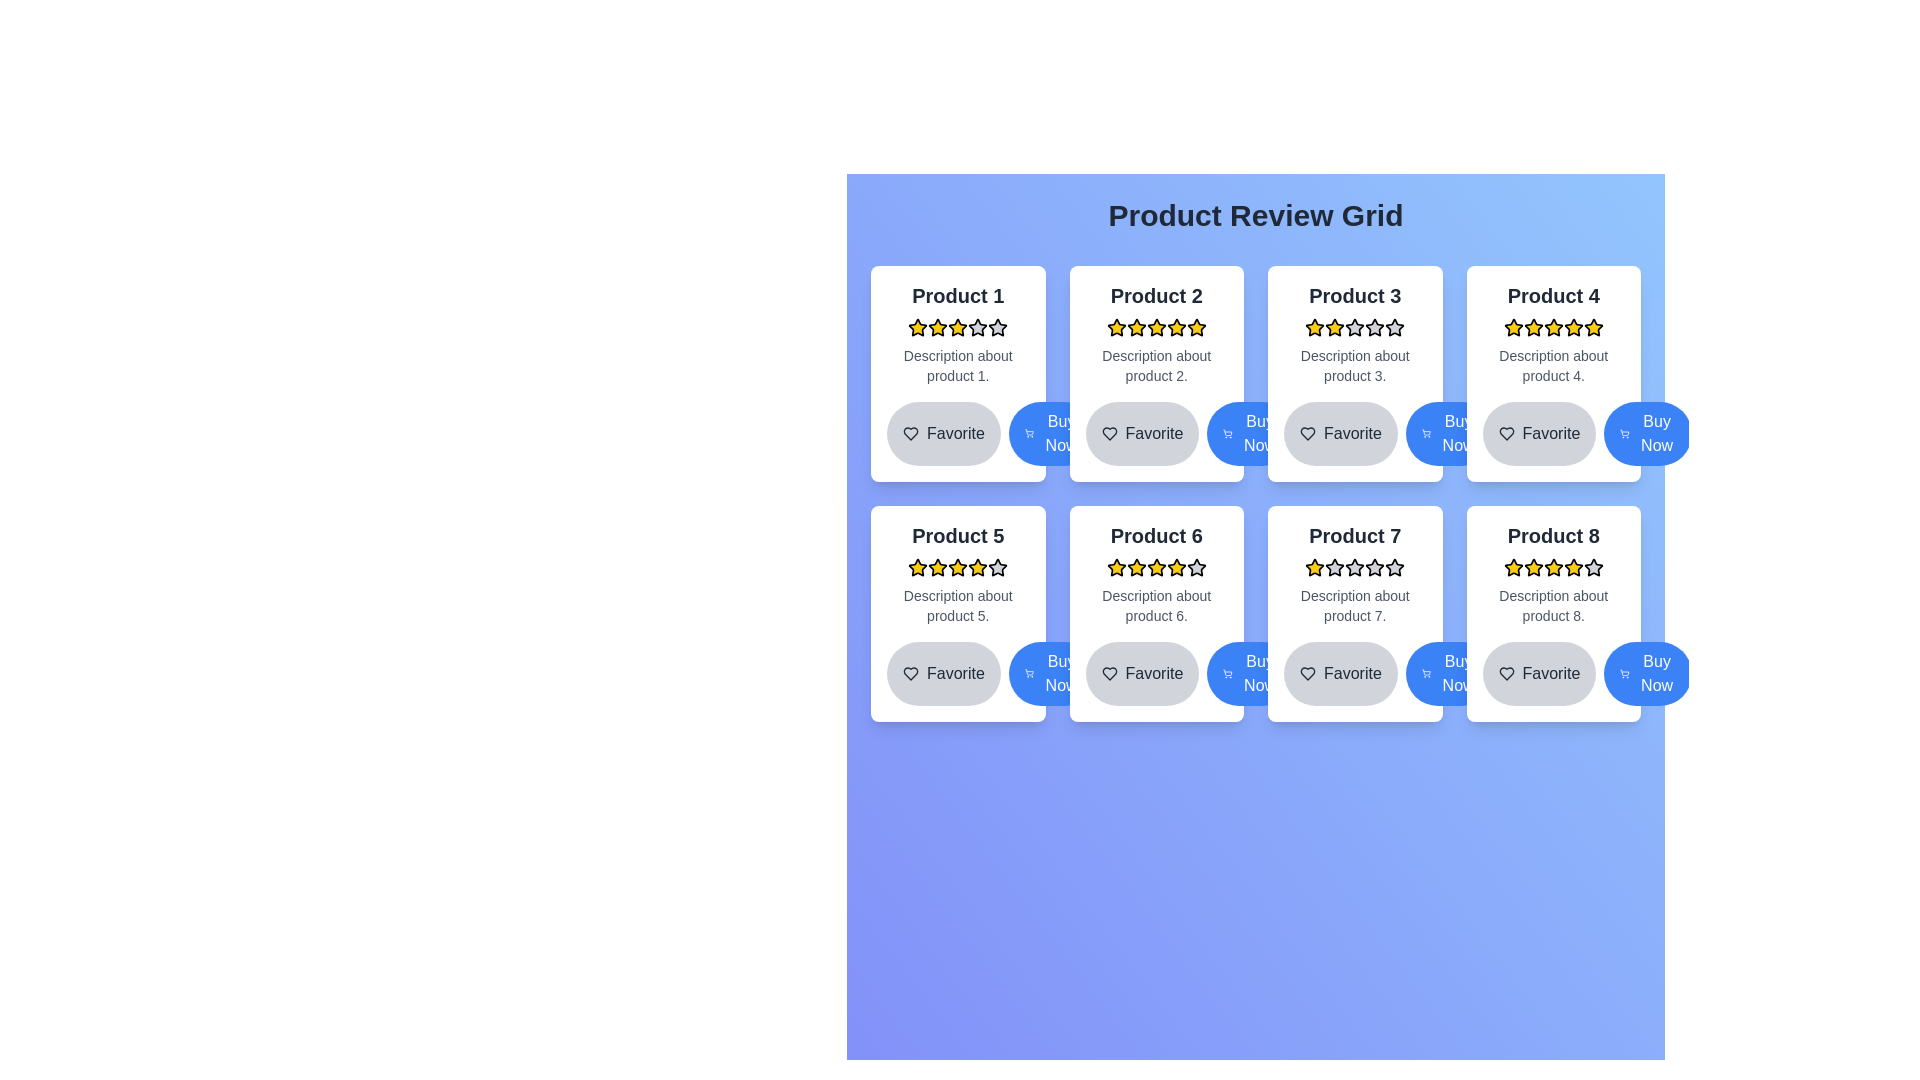 The image size is (1920, 1080). Describe the element at coordinates (917, 567) in the screenshot. I see `the first star icon representing the 1 out of 5 rating for 'Product 5' to use the visual cue for identifying the product's rating` at that location.